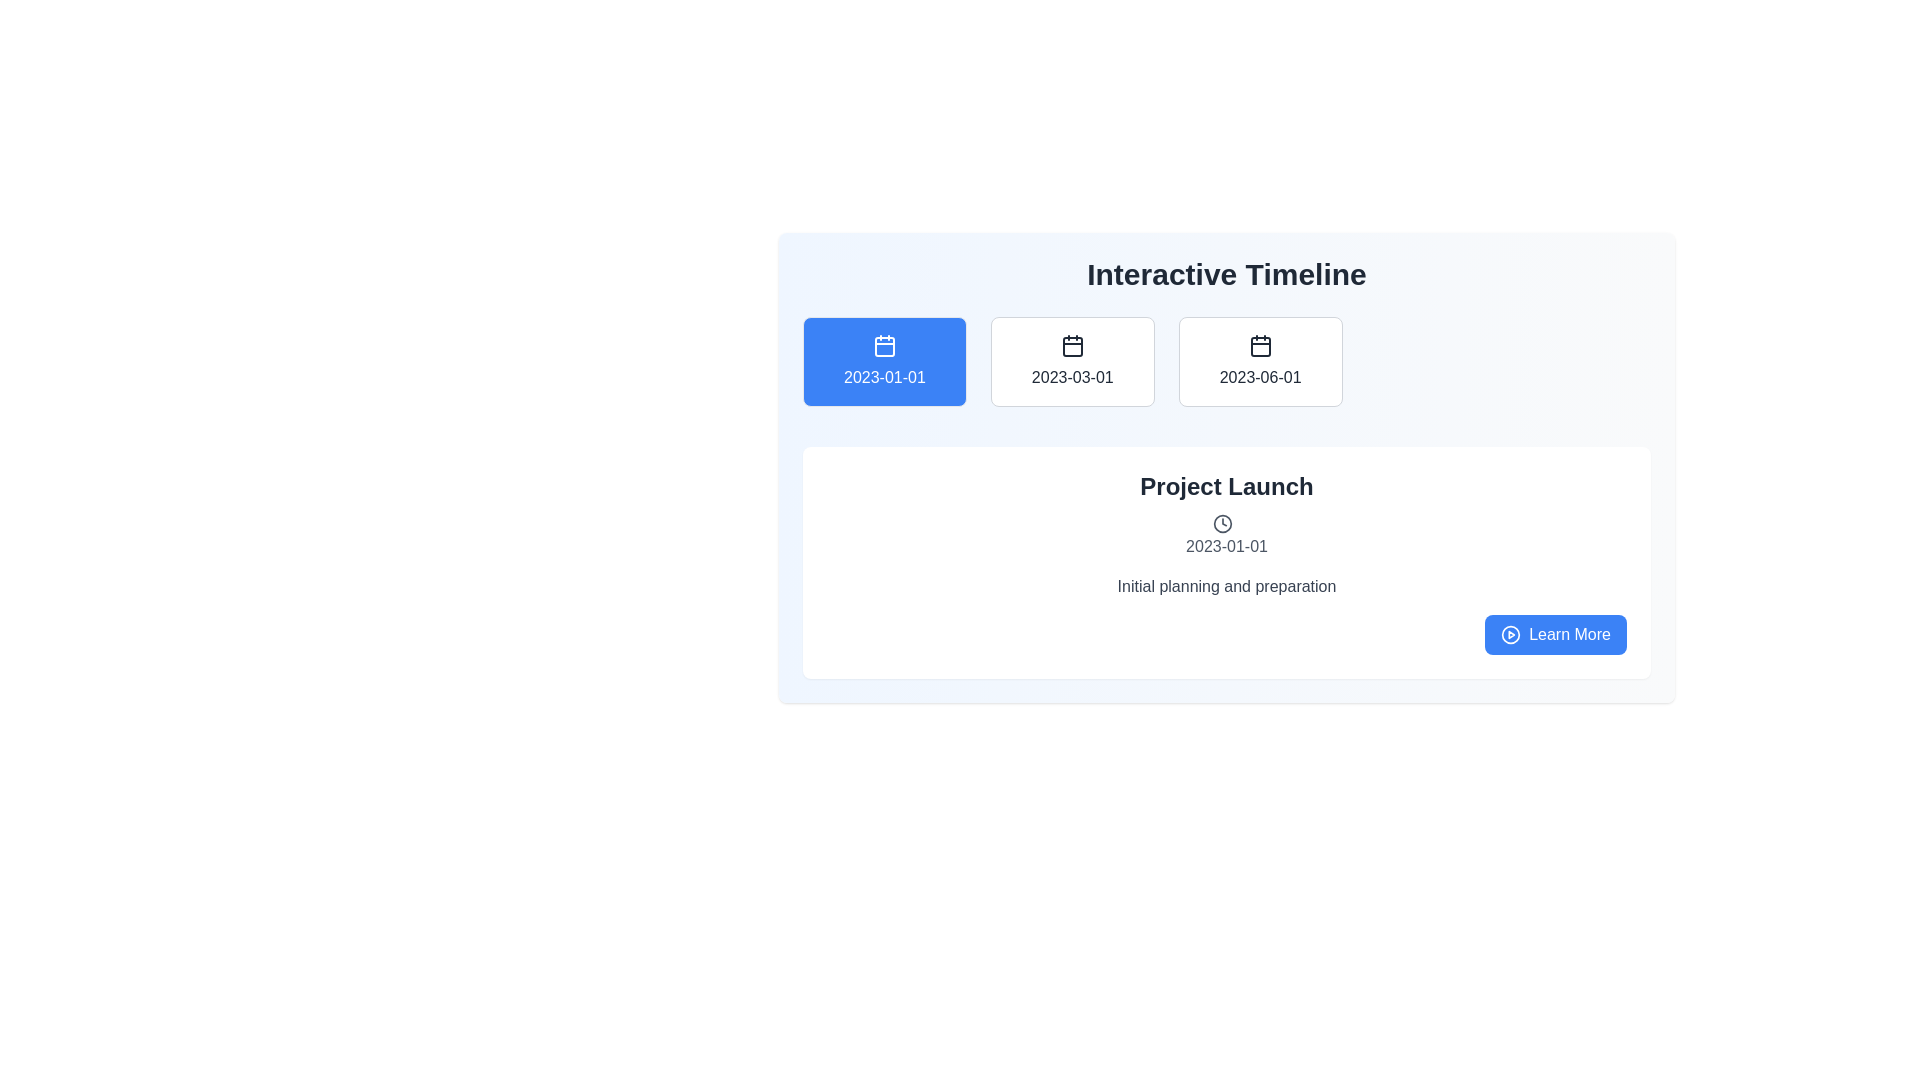 Image resolution: width=1920 pixels, height=1080 pixels. What do you see at coordinates (1226, 467) in the screenshot?
I see `the timeline display component that showcases chronological sequences of events, positioned below the title 'Interactive Timeline'` at bounding box center [1226, 467].